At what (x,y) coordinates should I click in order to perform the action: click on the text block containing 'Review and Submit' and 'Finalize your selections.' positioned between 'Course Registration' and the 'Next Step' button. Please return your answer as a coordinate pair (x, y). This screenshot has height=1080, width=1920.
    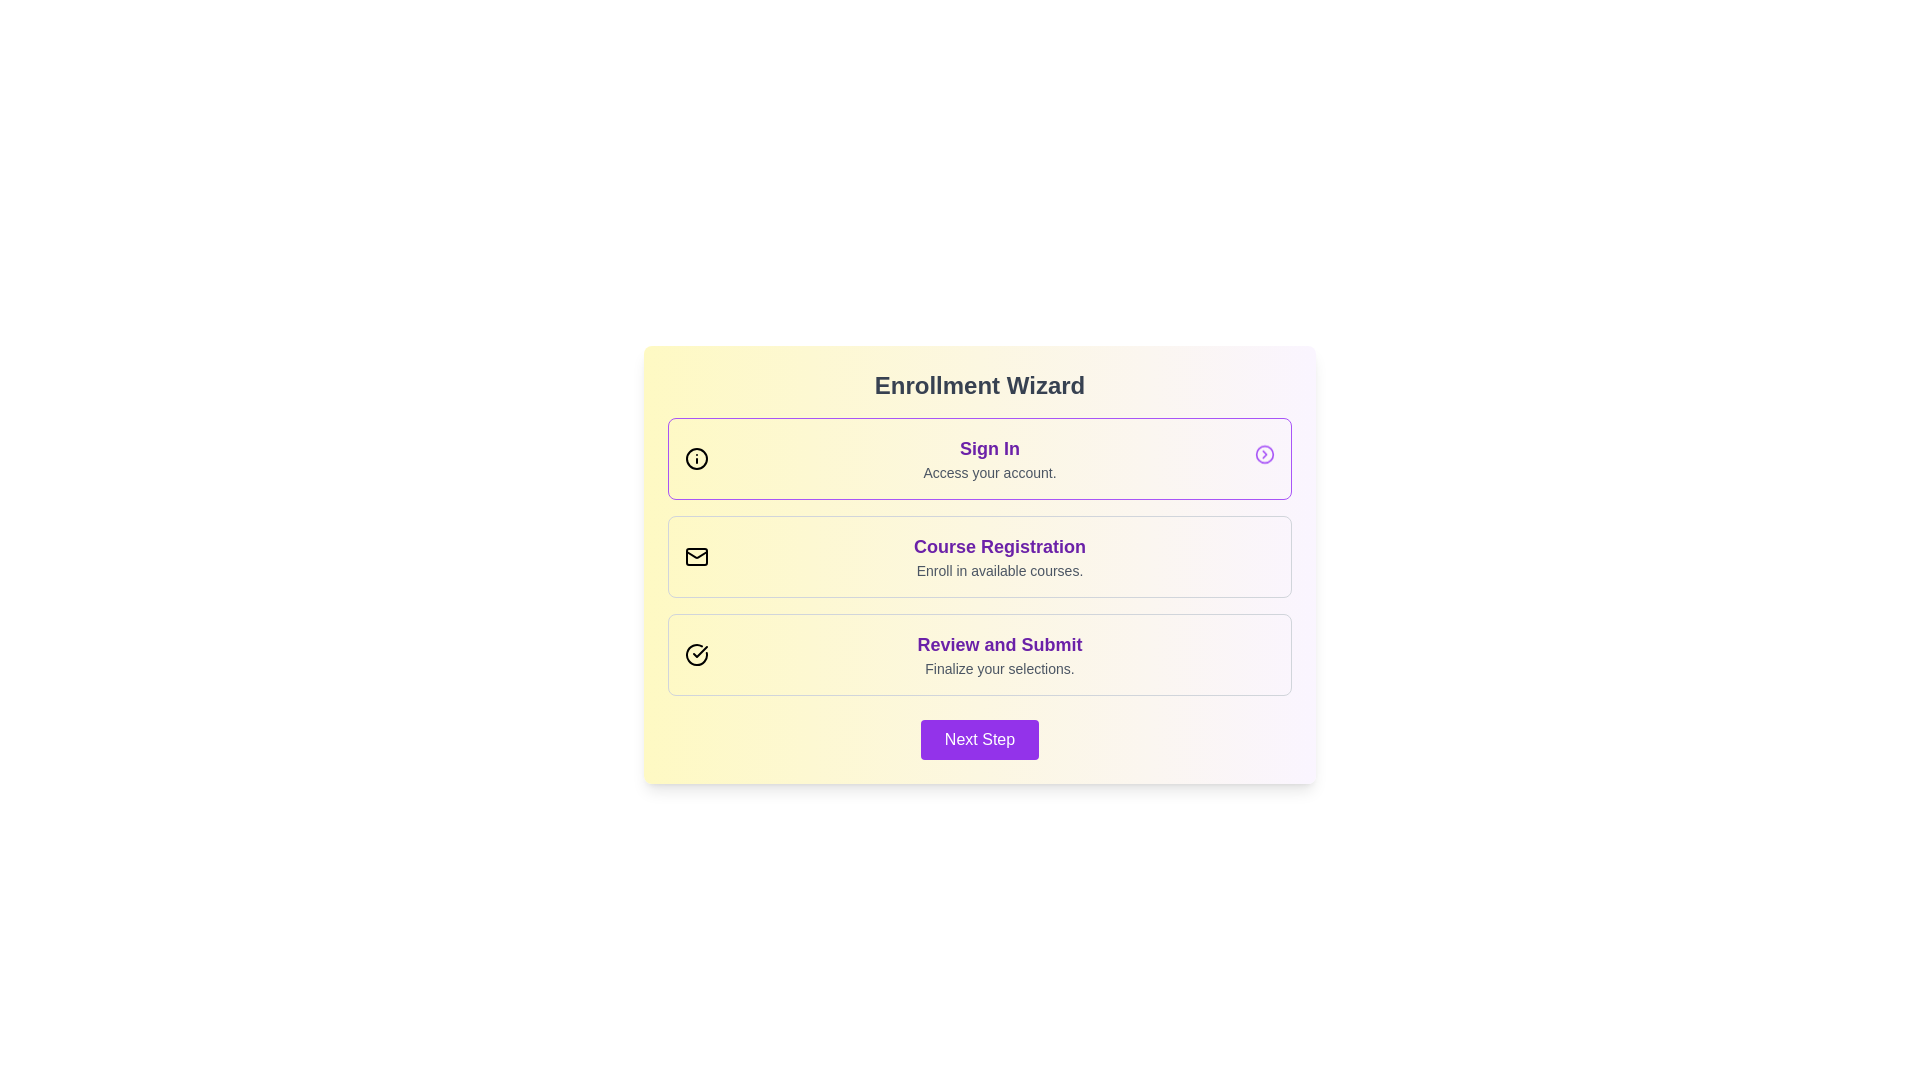
    Looking at the image, I should click on (999, 655).